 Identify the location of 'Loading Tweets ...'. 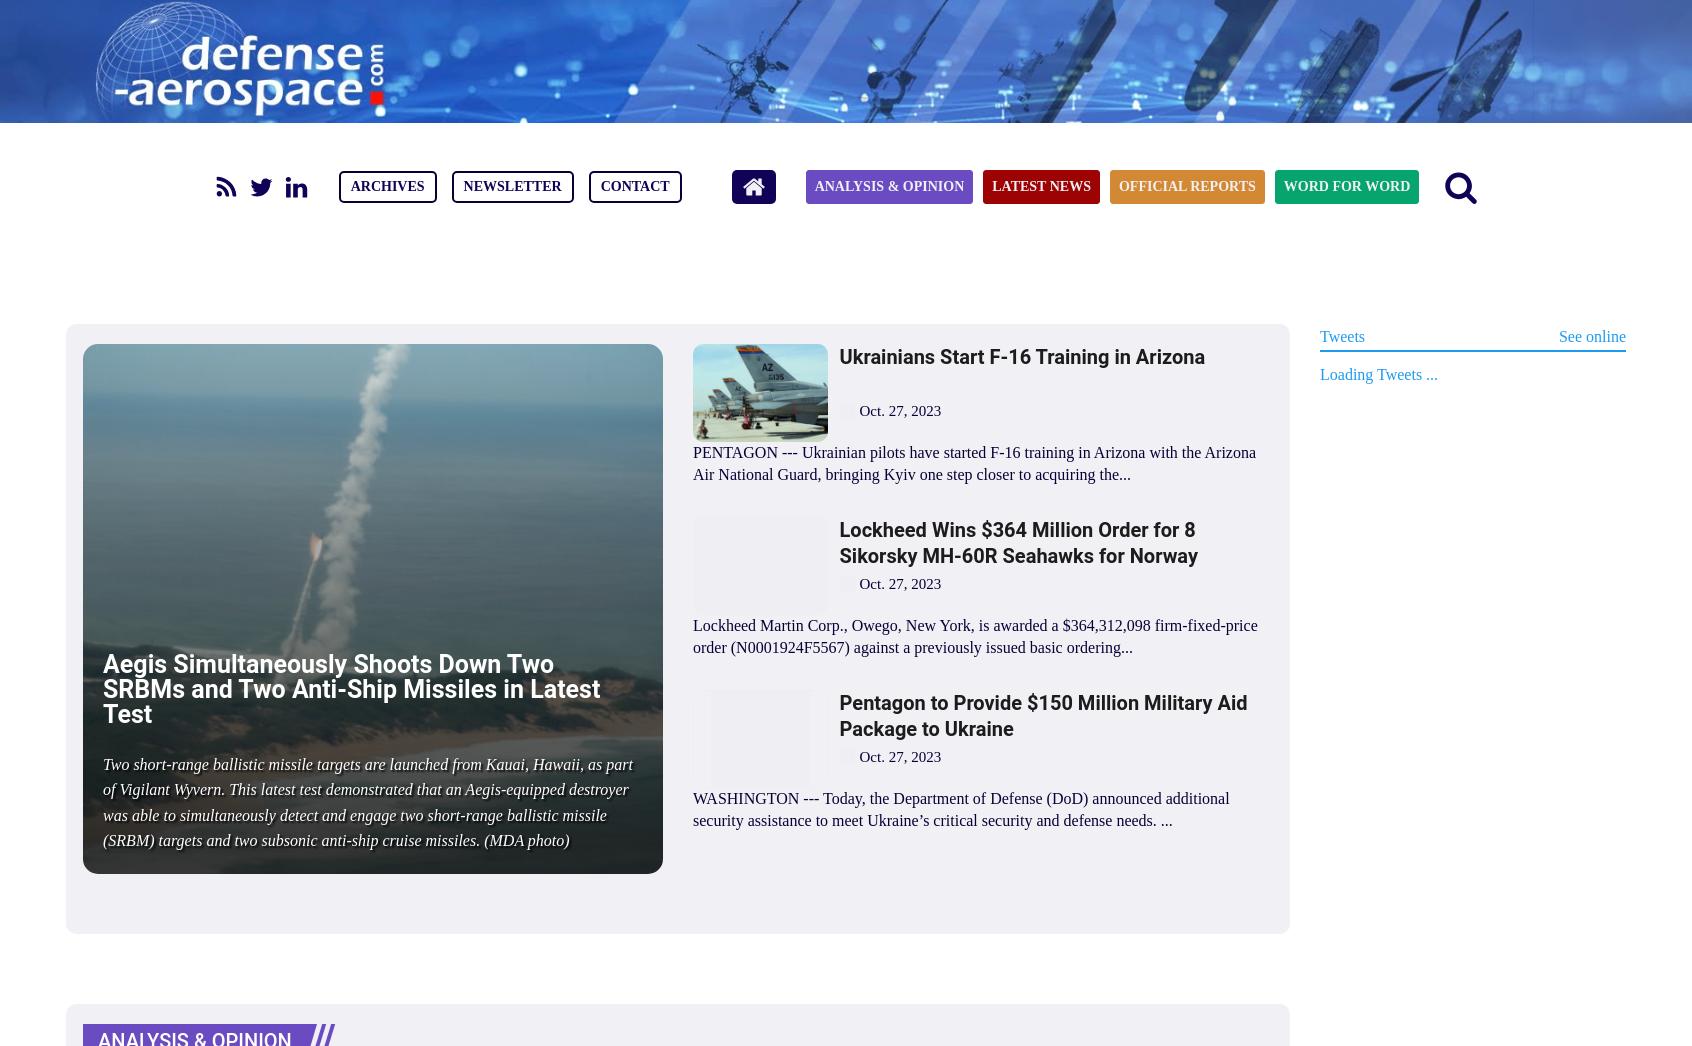
(1318, 373).